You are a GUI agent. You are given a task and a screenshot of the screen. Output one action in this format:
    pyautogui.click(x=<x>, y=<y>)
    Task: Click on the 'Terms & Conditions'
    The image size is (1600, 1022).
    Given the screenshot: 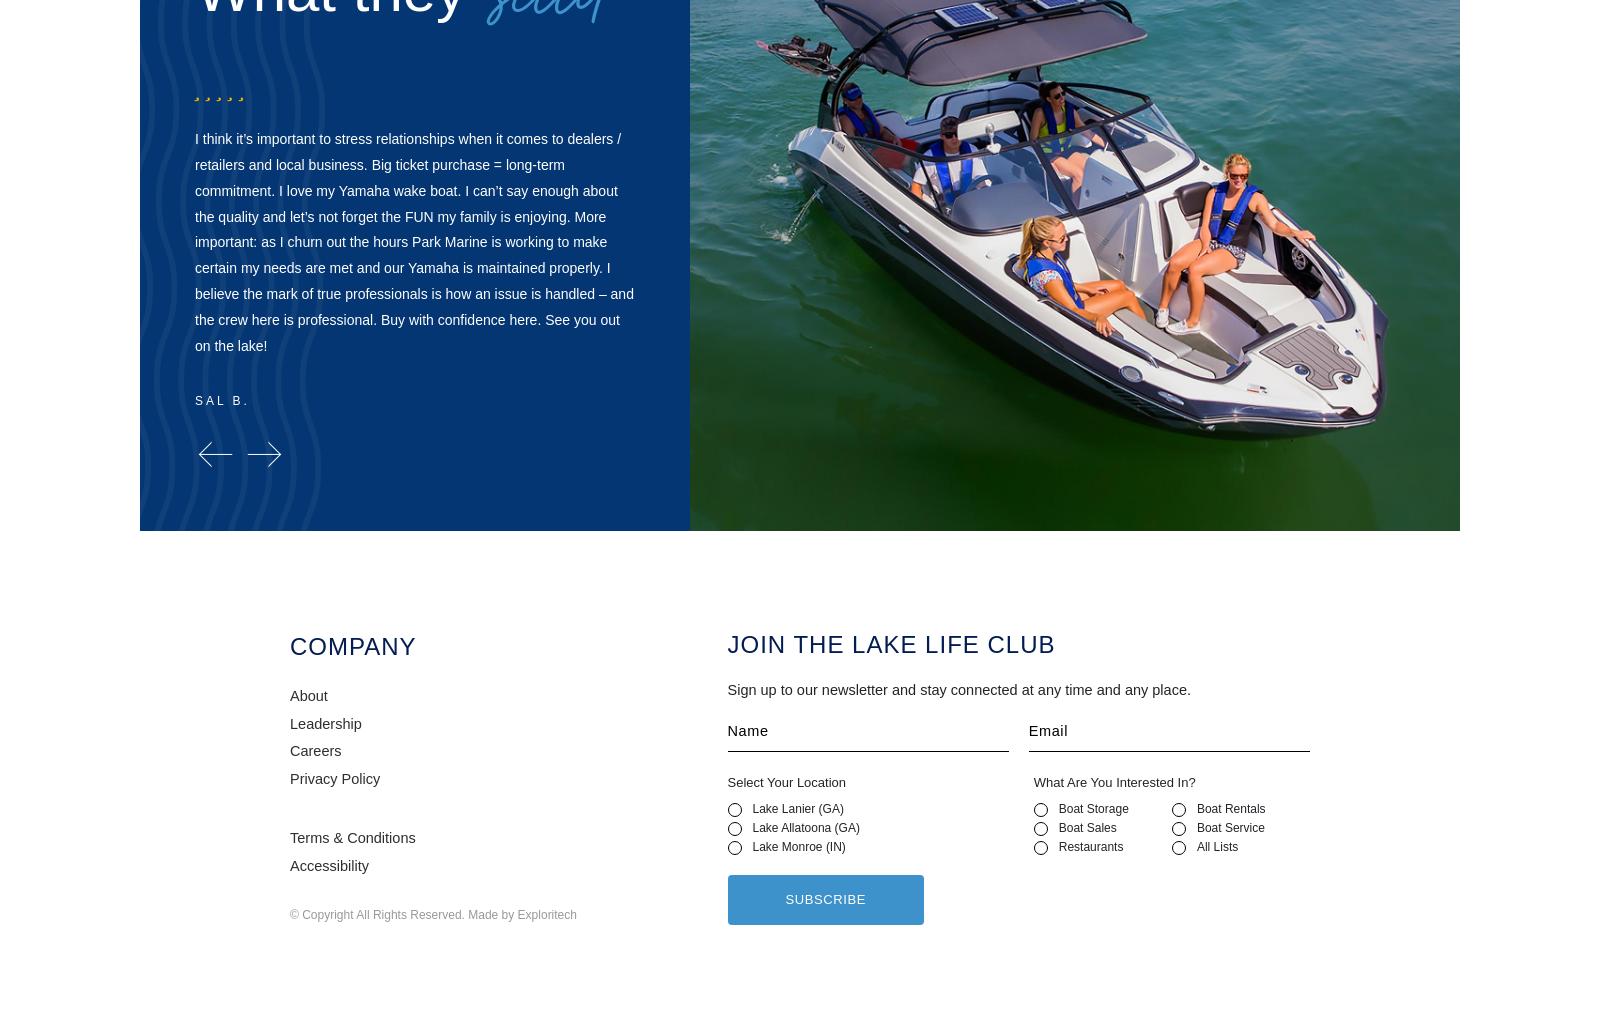 What is the action you would take?
    pyautogui.click(x=352, y=837)
    